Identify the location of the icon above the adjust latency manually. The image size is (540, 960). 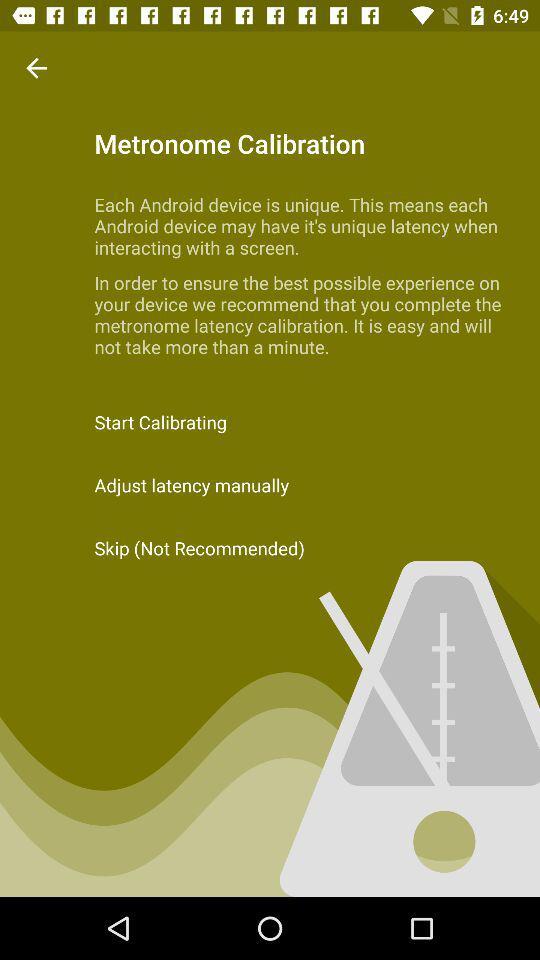
(270, 422).